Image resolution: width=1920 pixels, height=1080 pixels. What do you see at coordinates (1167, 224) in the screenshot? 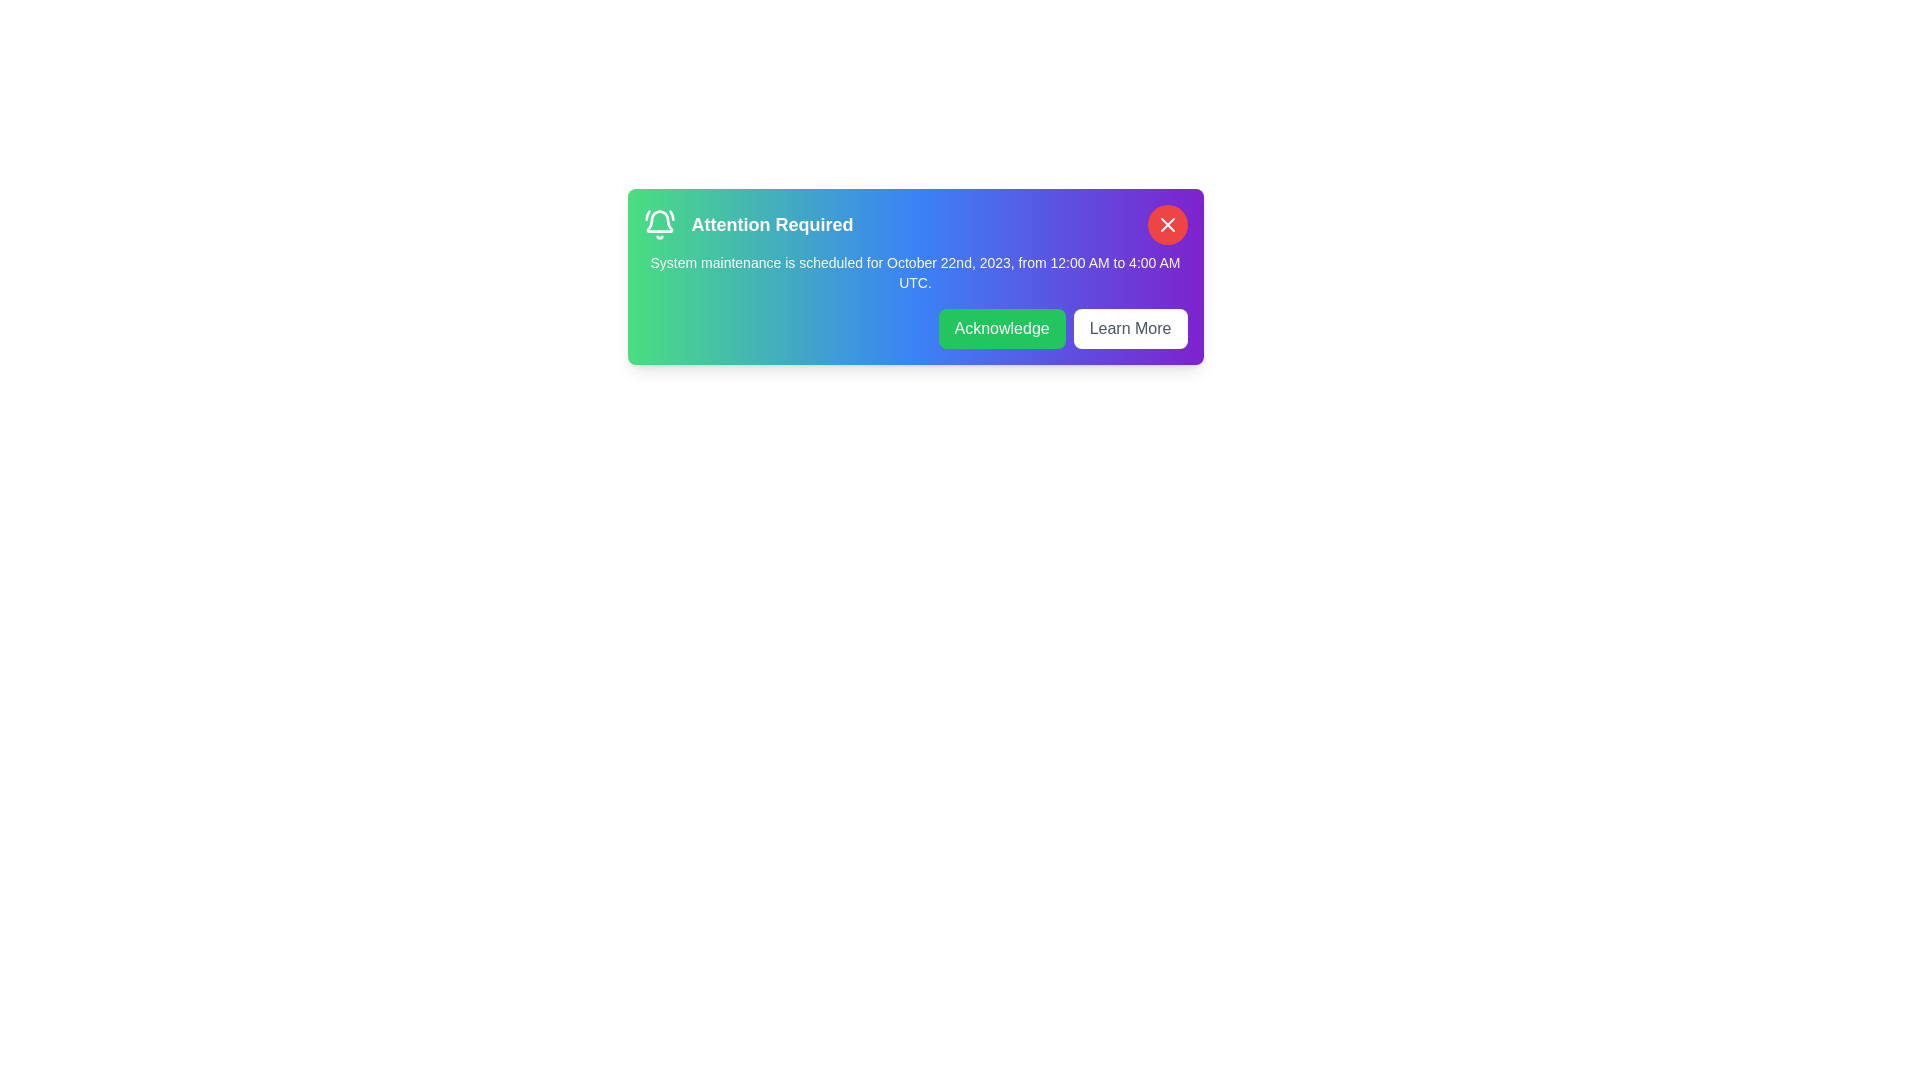
I see `the close button of the notification bar to dismiss it` at bounding box center [1167, 224].